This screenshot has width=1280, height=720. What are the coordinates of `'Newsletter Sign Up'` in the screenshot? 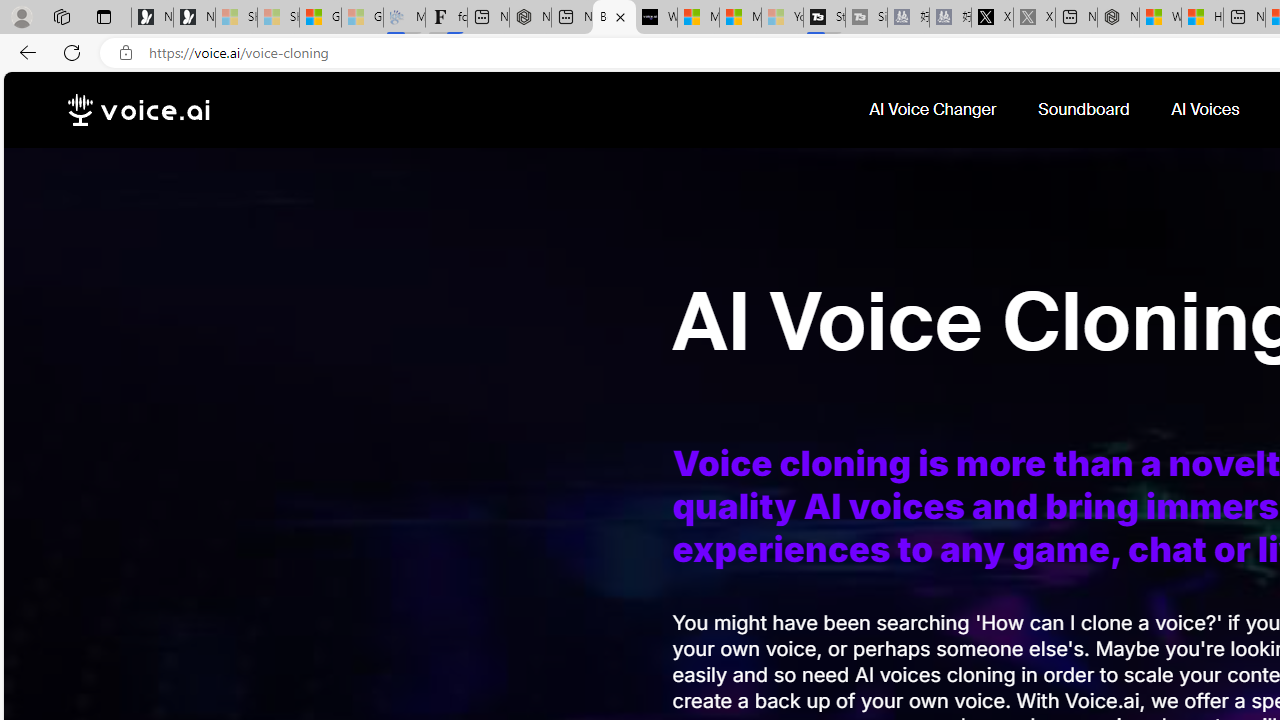 It's located at (194, 17).